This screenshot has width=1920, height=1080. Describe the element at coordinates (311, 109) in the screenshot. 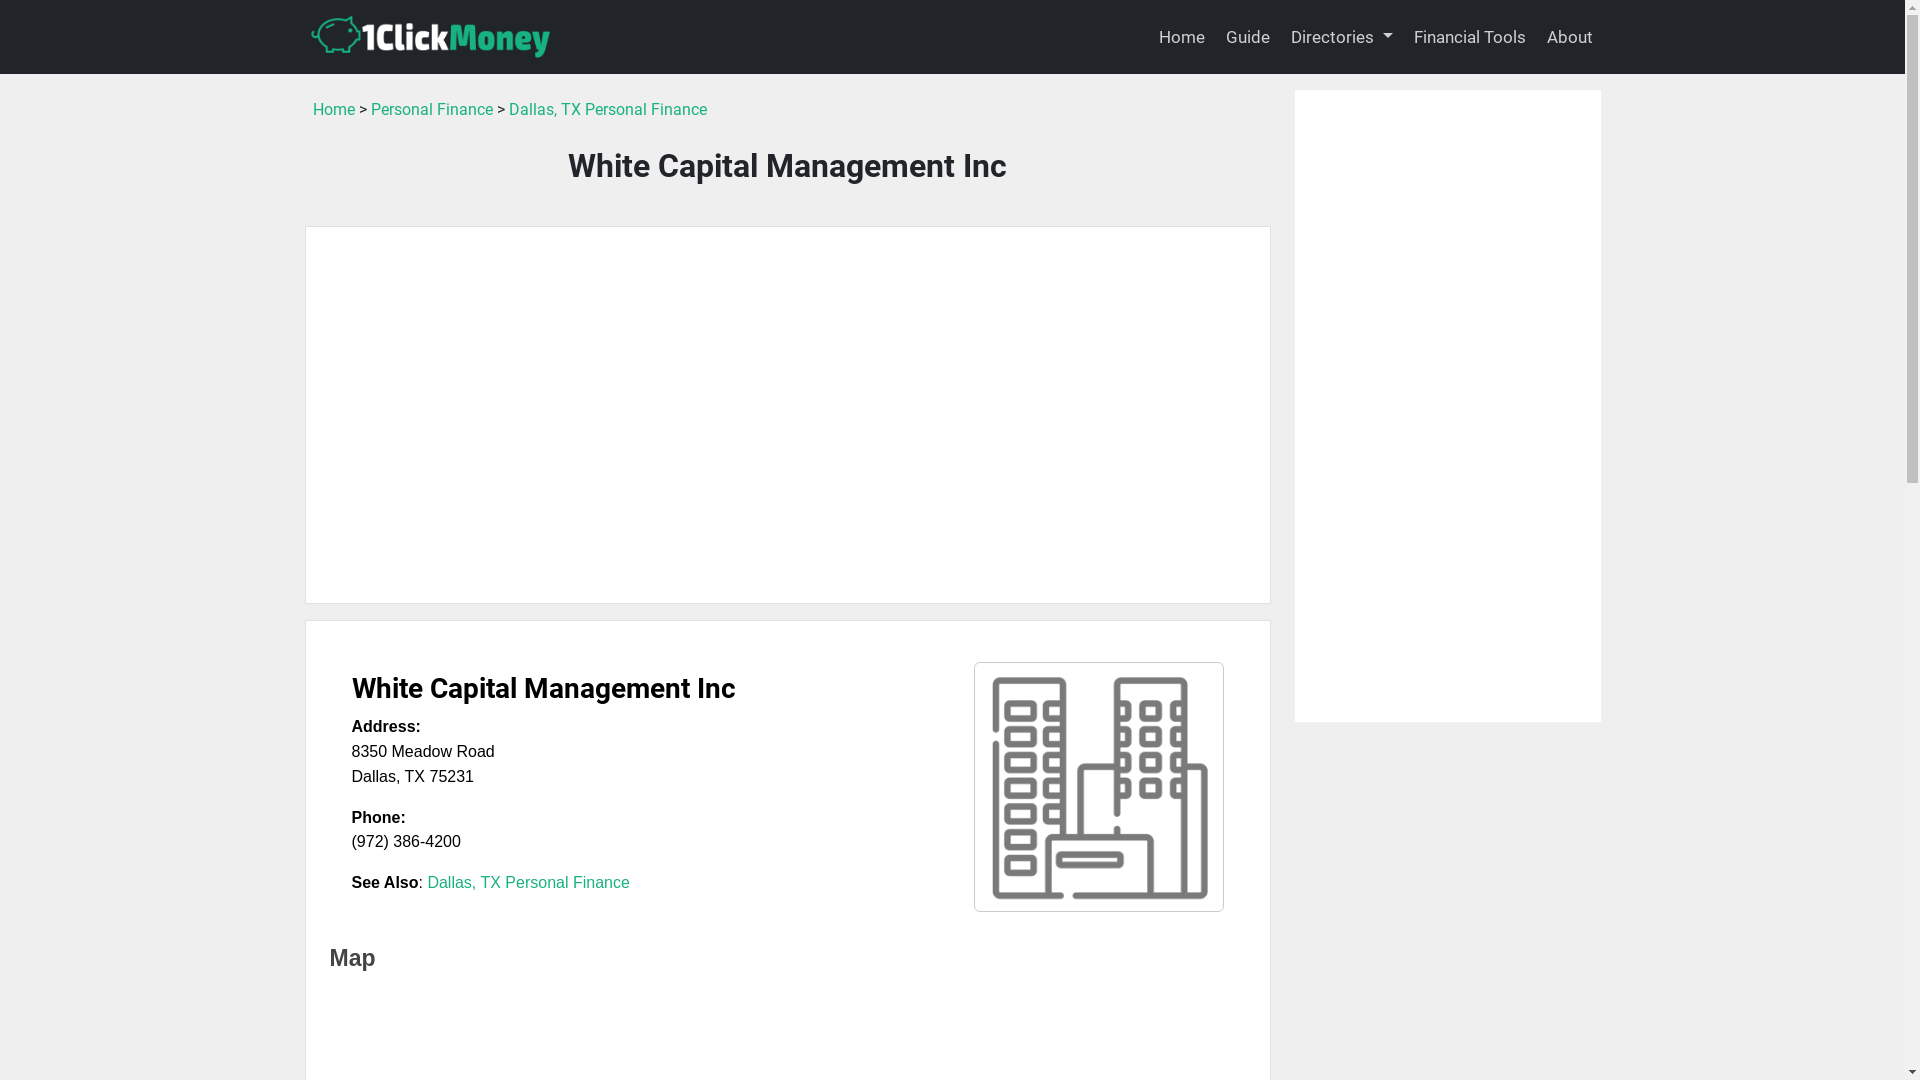

I see `'Home'` at that location.